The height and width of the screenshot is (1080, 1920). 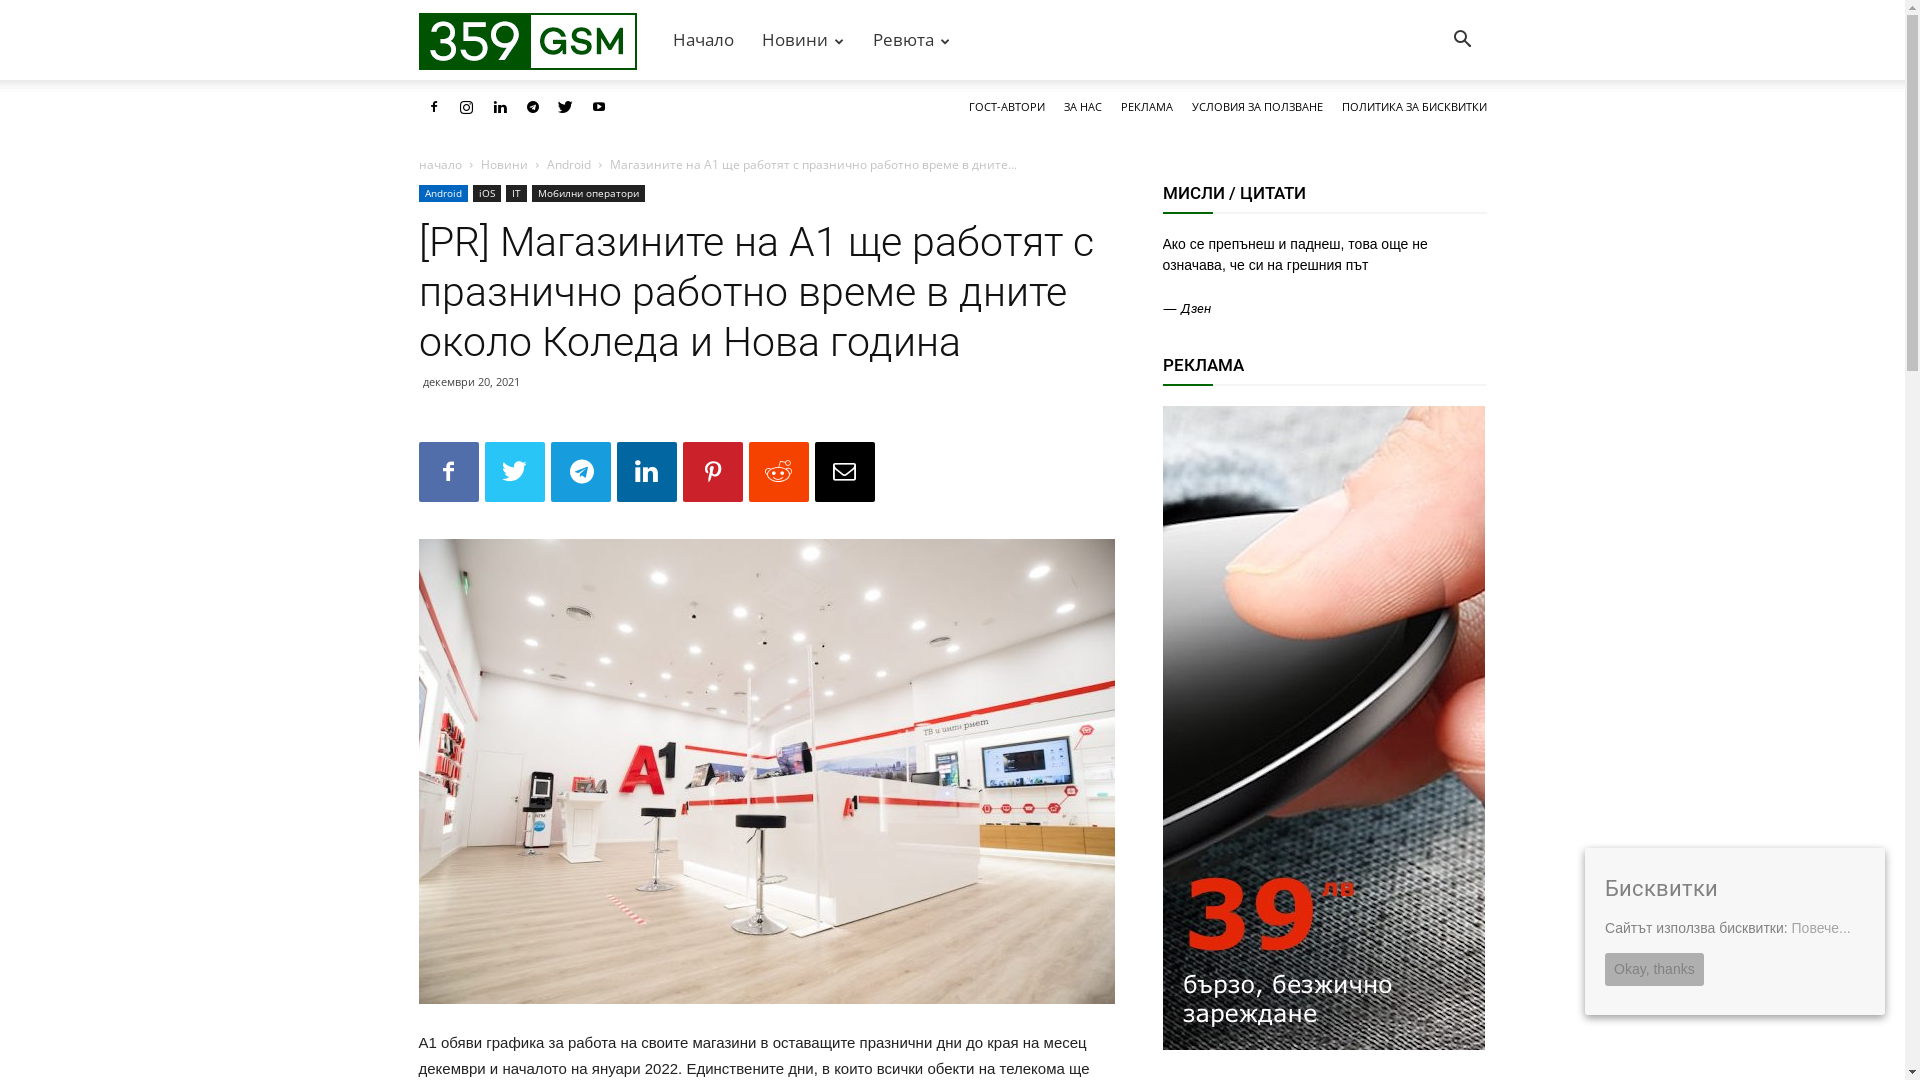 What do you see at coordinates (485, 193) in the screenshot?
I see `'iOS'` at bounding box center [485, 193].